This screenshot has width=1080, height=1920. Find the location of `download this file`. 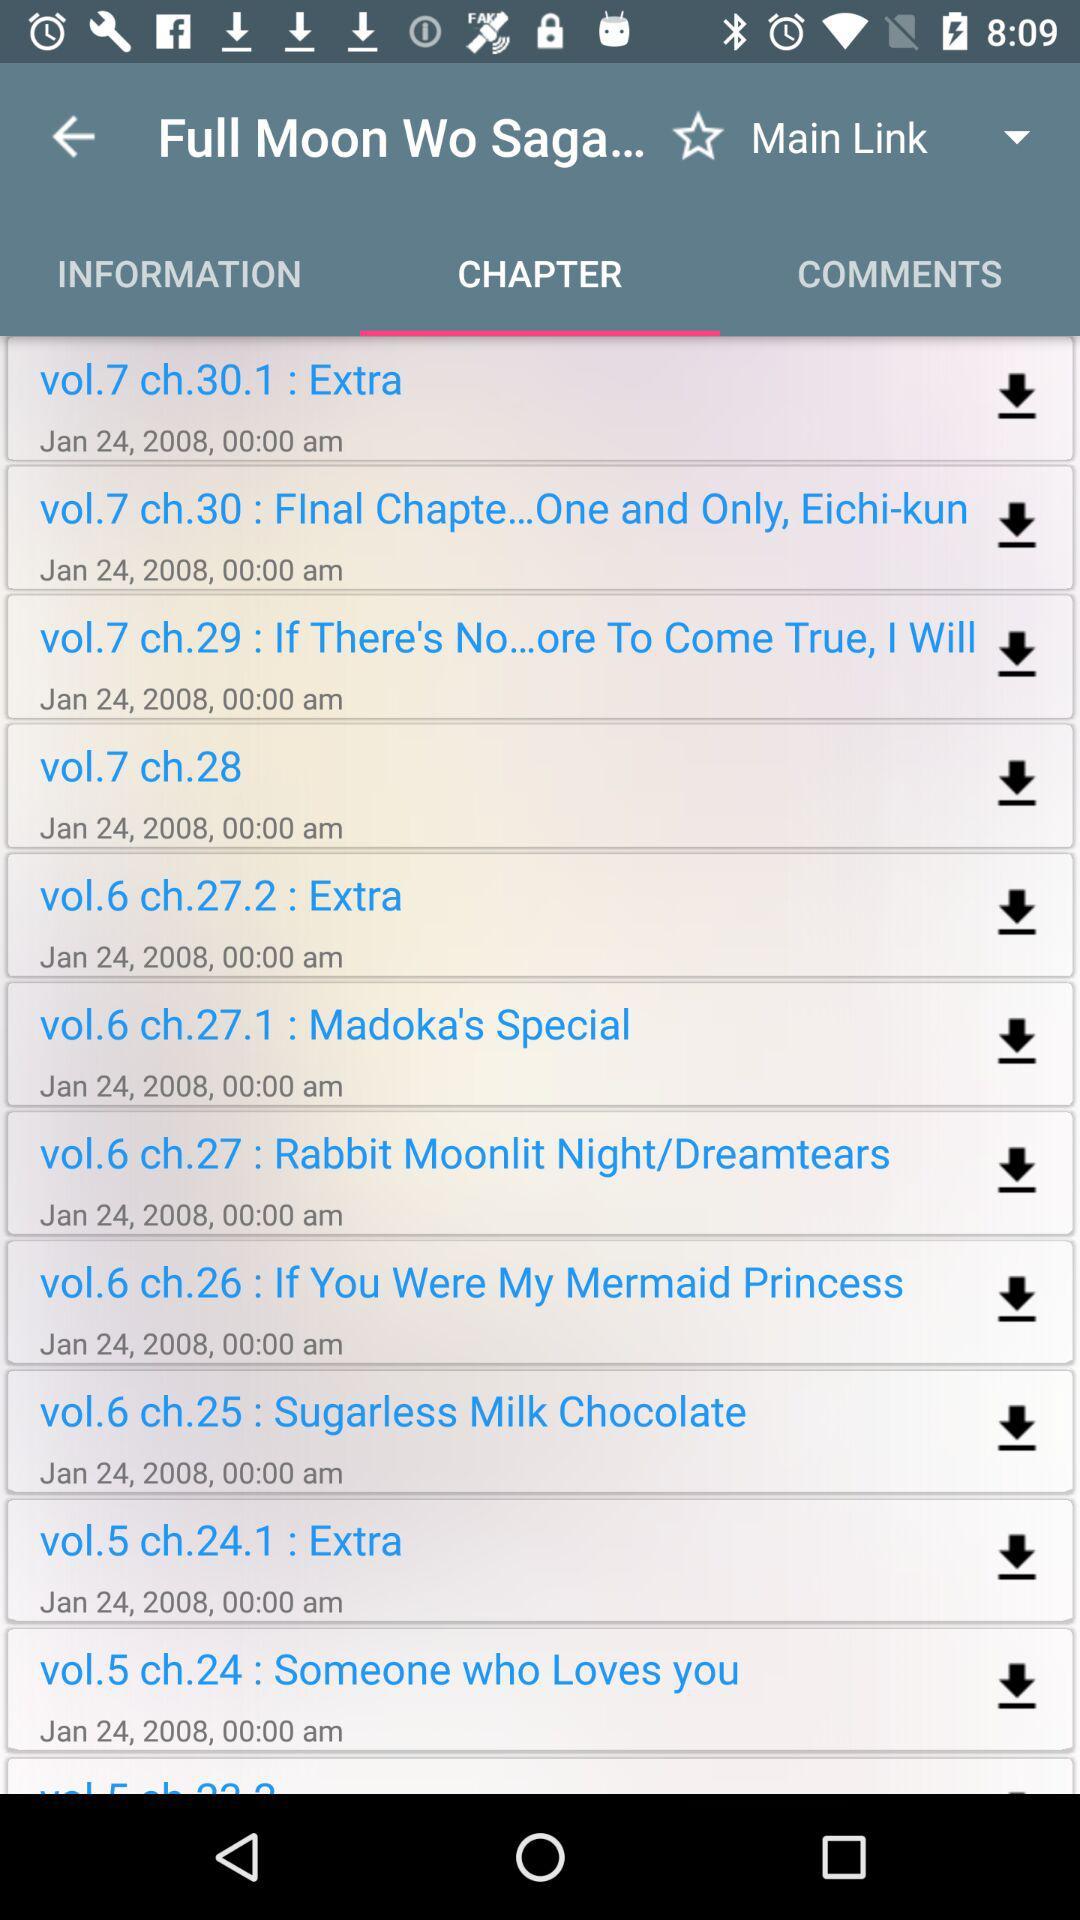

download this file is located at coordinates (1017, 1041).